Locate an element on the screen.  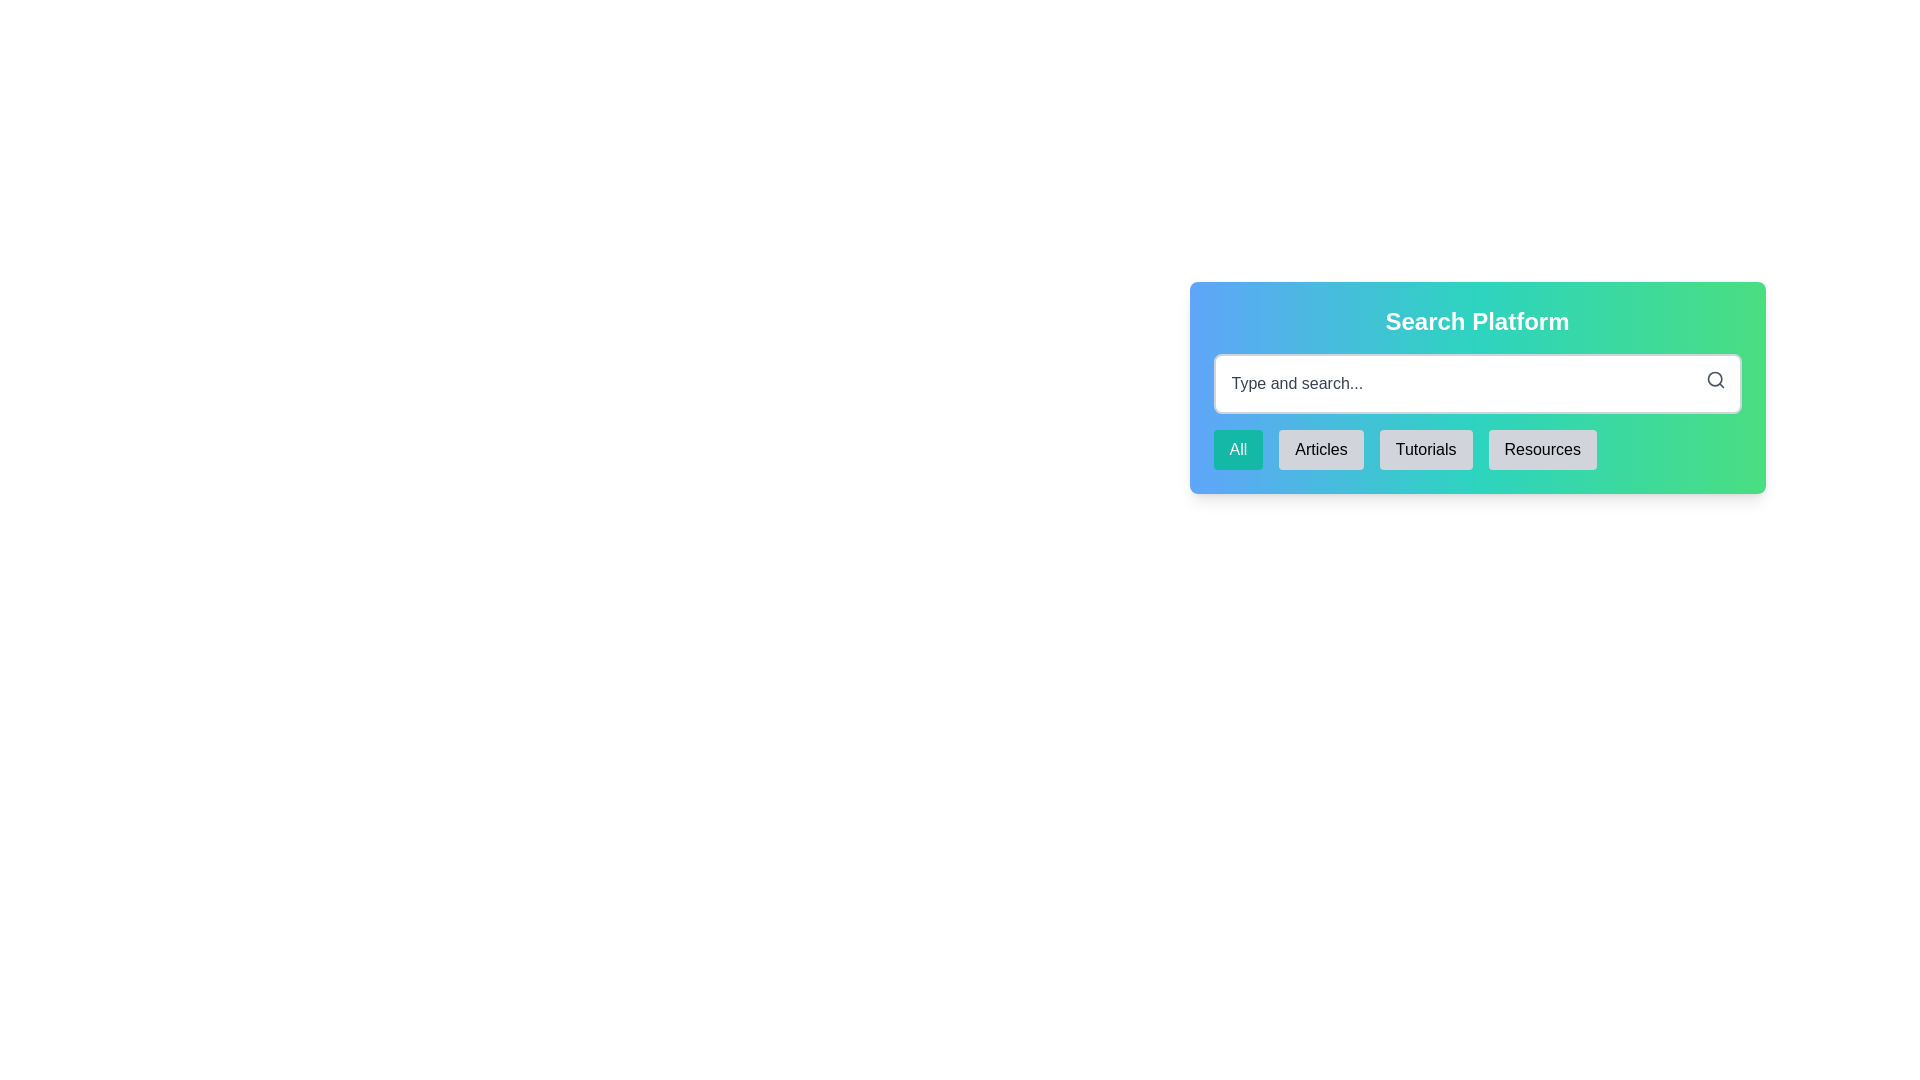
the magnifying glass icon, which features a small grayish circle representing the lens, located in the top-right corner of the search bar is located at coordinates (1713, 379).